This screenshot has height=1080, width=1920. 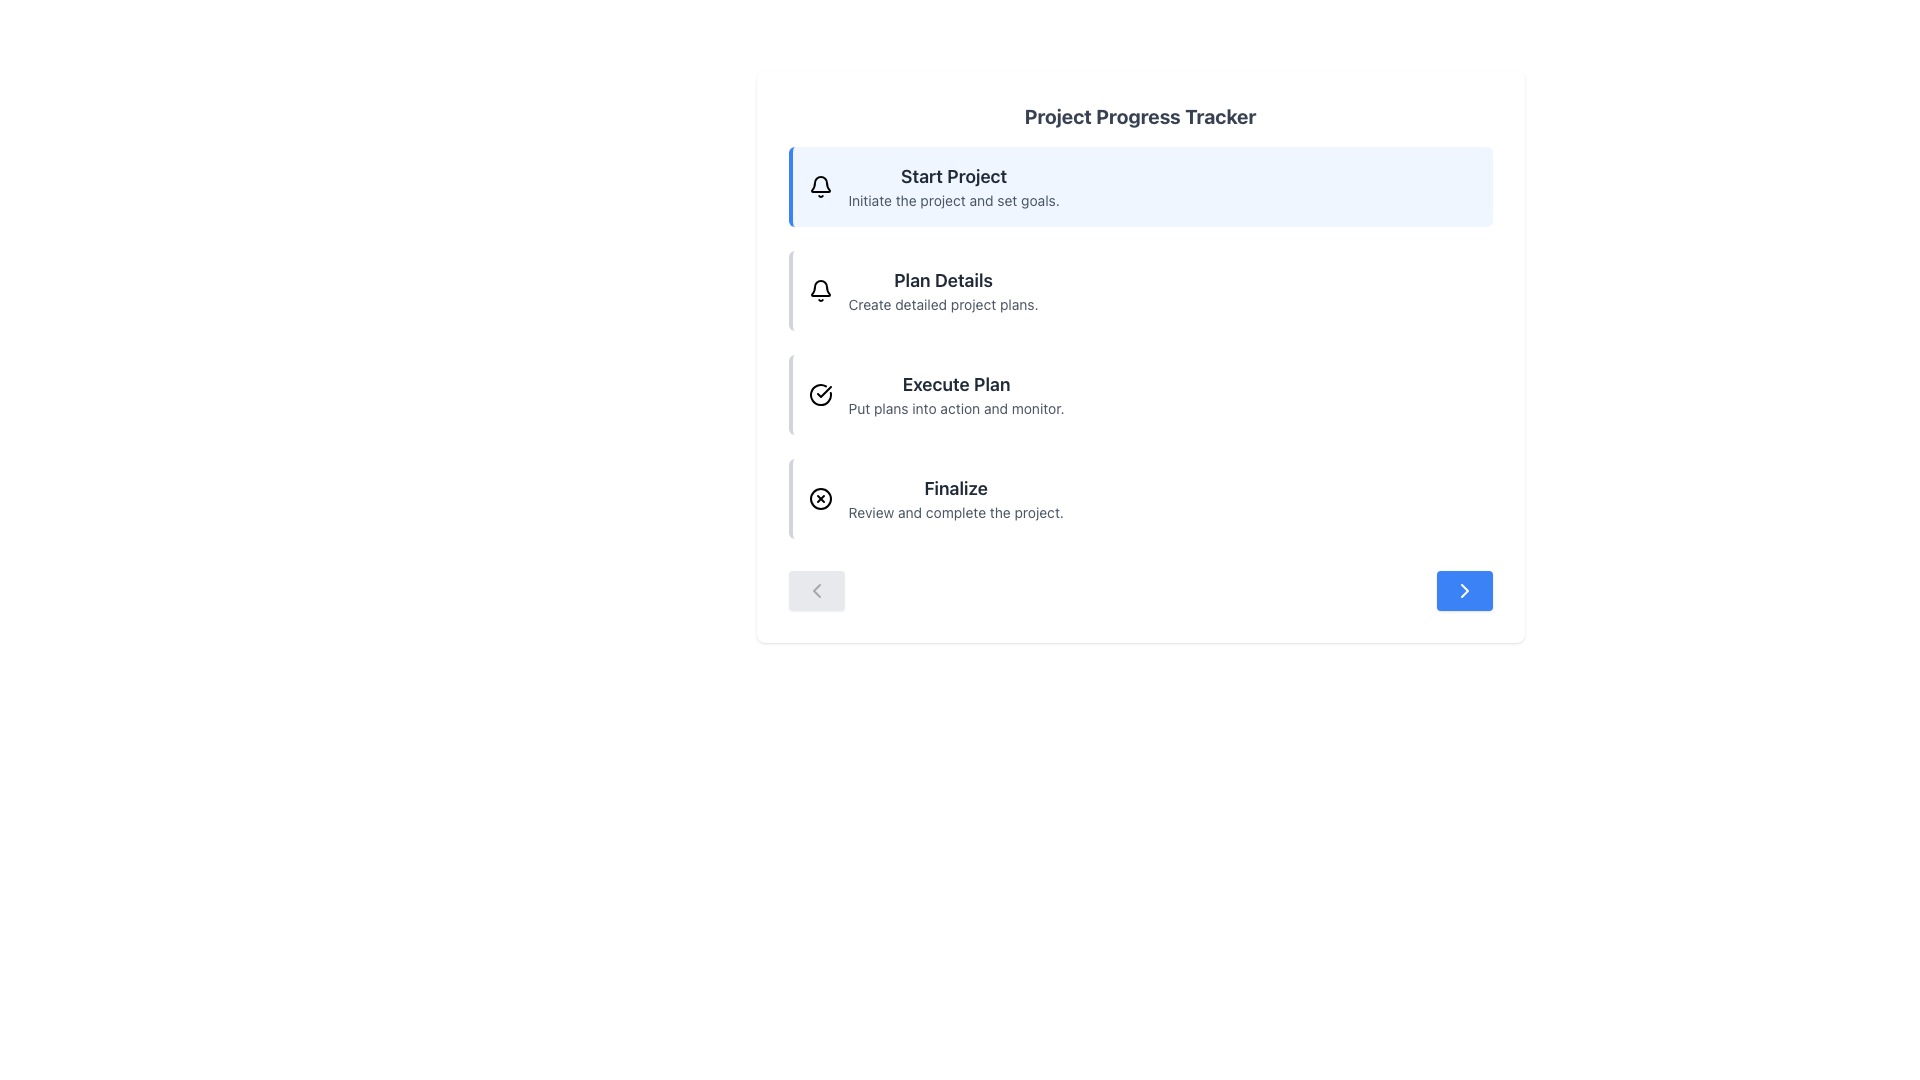 What do you see at coordinates (1140, 186) in the screenshot?
I see `the first interactive list item with the title 'Start Project'` at bounding box center [1140, 186].